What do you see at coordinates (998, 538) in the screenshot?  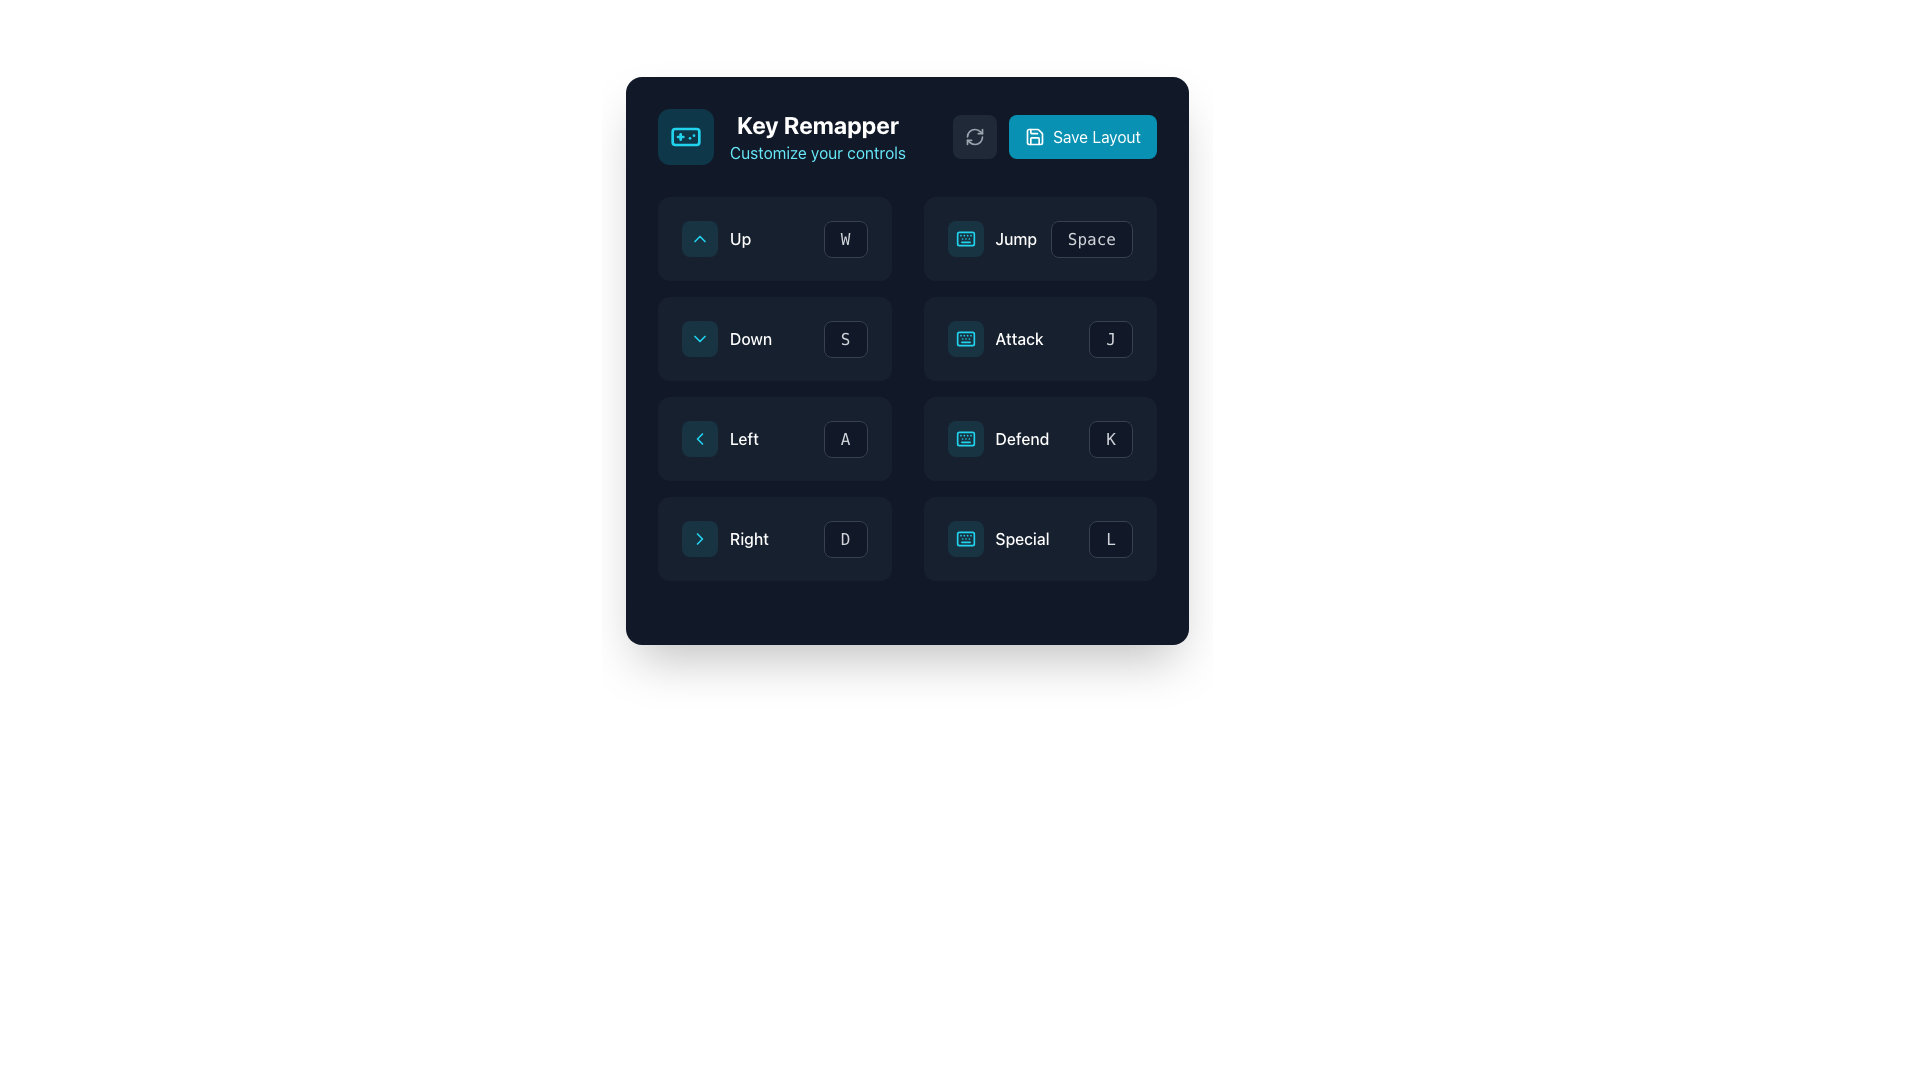 I see `the 'Special' button, which is a rectangular button with a dark background, rounded corners, and a cyan-colored keyboard icon on the left, located in the bottom row of the 'Key Remapper' interface` at bounding box center [998, 538].